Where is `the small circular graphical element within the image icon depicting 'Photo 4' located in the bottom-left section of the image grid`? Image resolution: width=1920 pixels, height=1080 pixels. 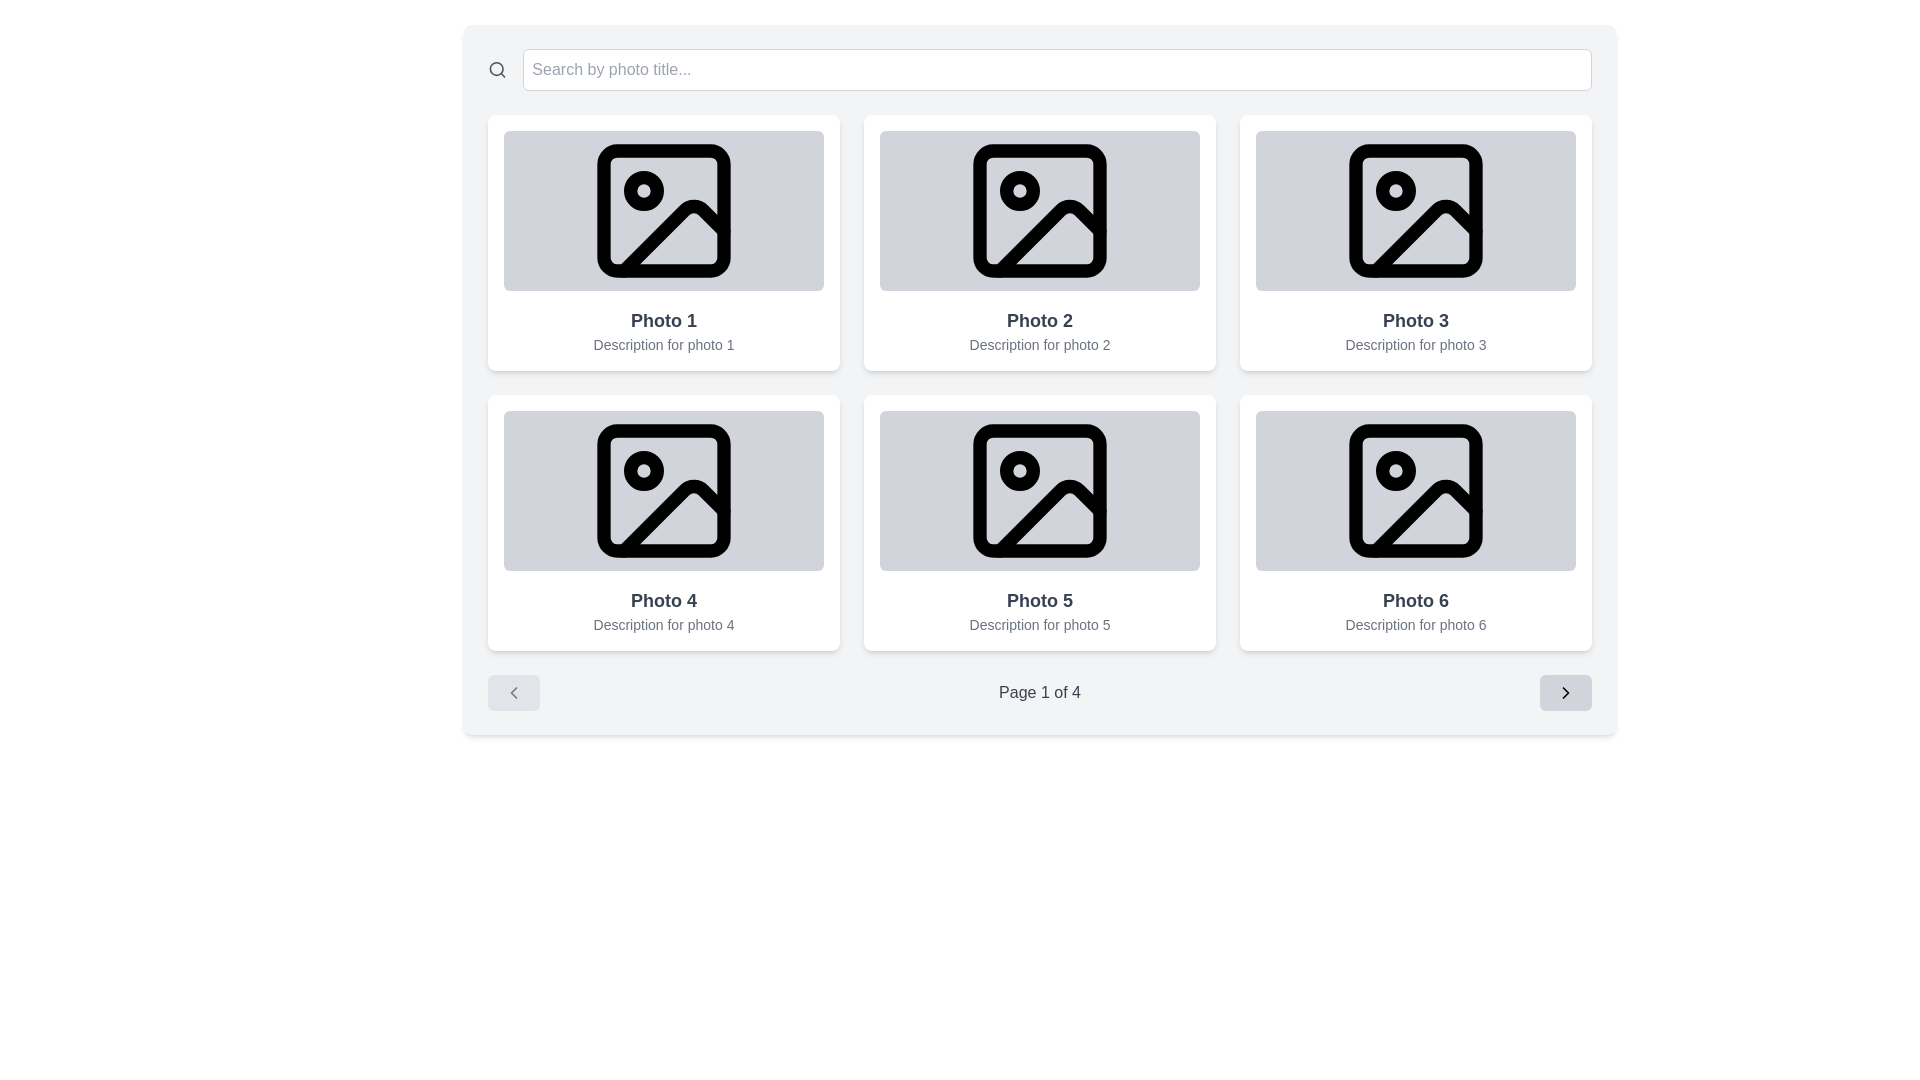 the small circular graphical element within the image icon depicting 'Photo 4' located in the bottom-left section of the image grid is located at coordinates (643, 470).